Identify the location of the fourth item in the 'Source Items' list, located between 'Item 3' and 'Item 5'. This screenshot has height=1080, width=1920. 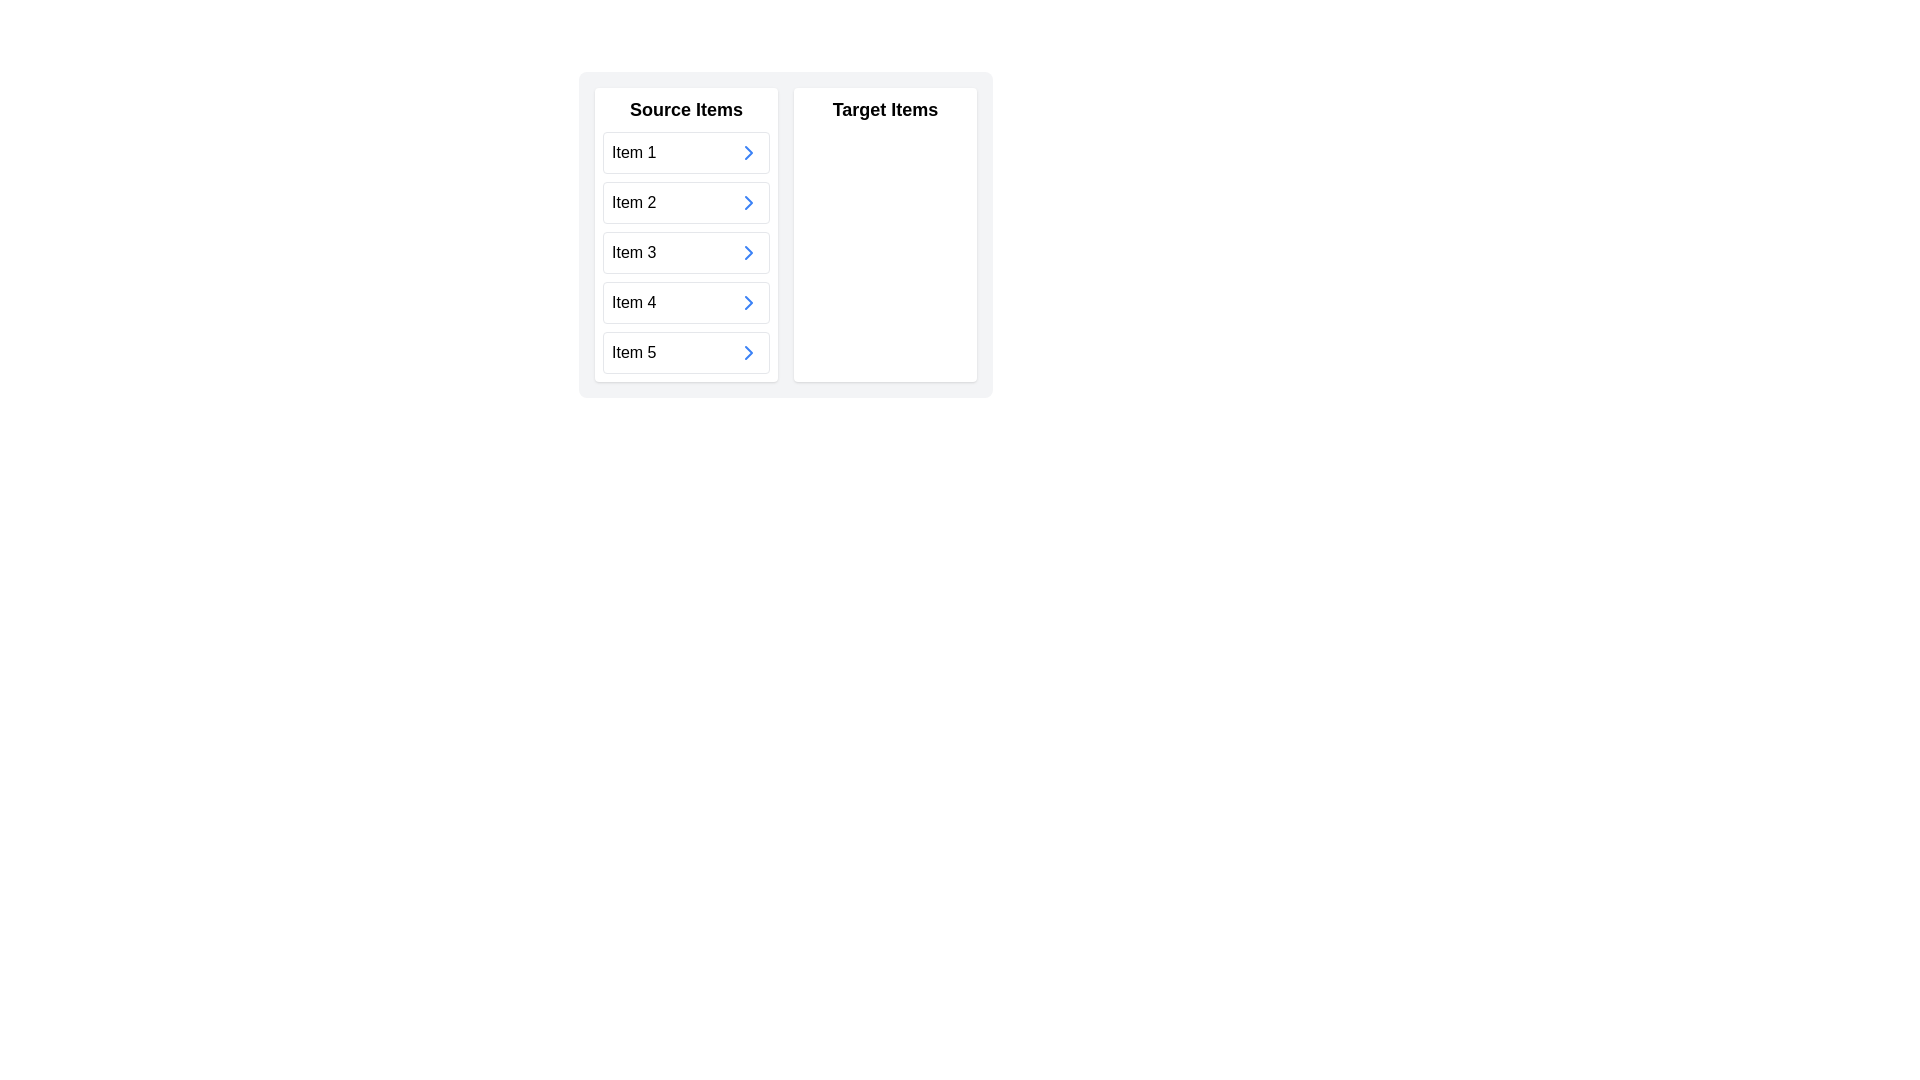
(686, 303).